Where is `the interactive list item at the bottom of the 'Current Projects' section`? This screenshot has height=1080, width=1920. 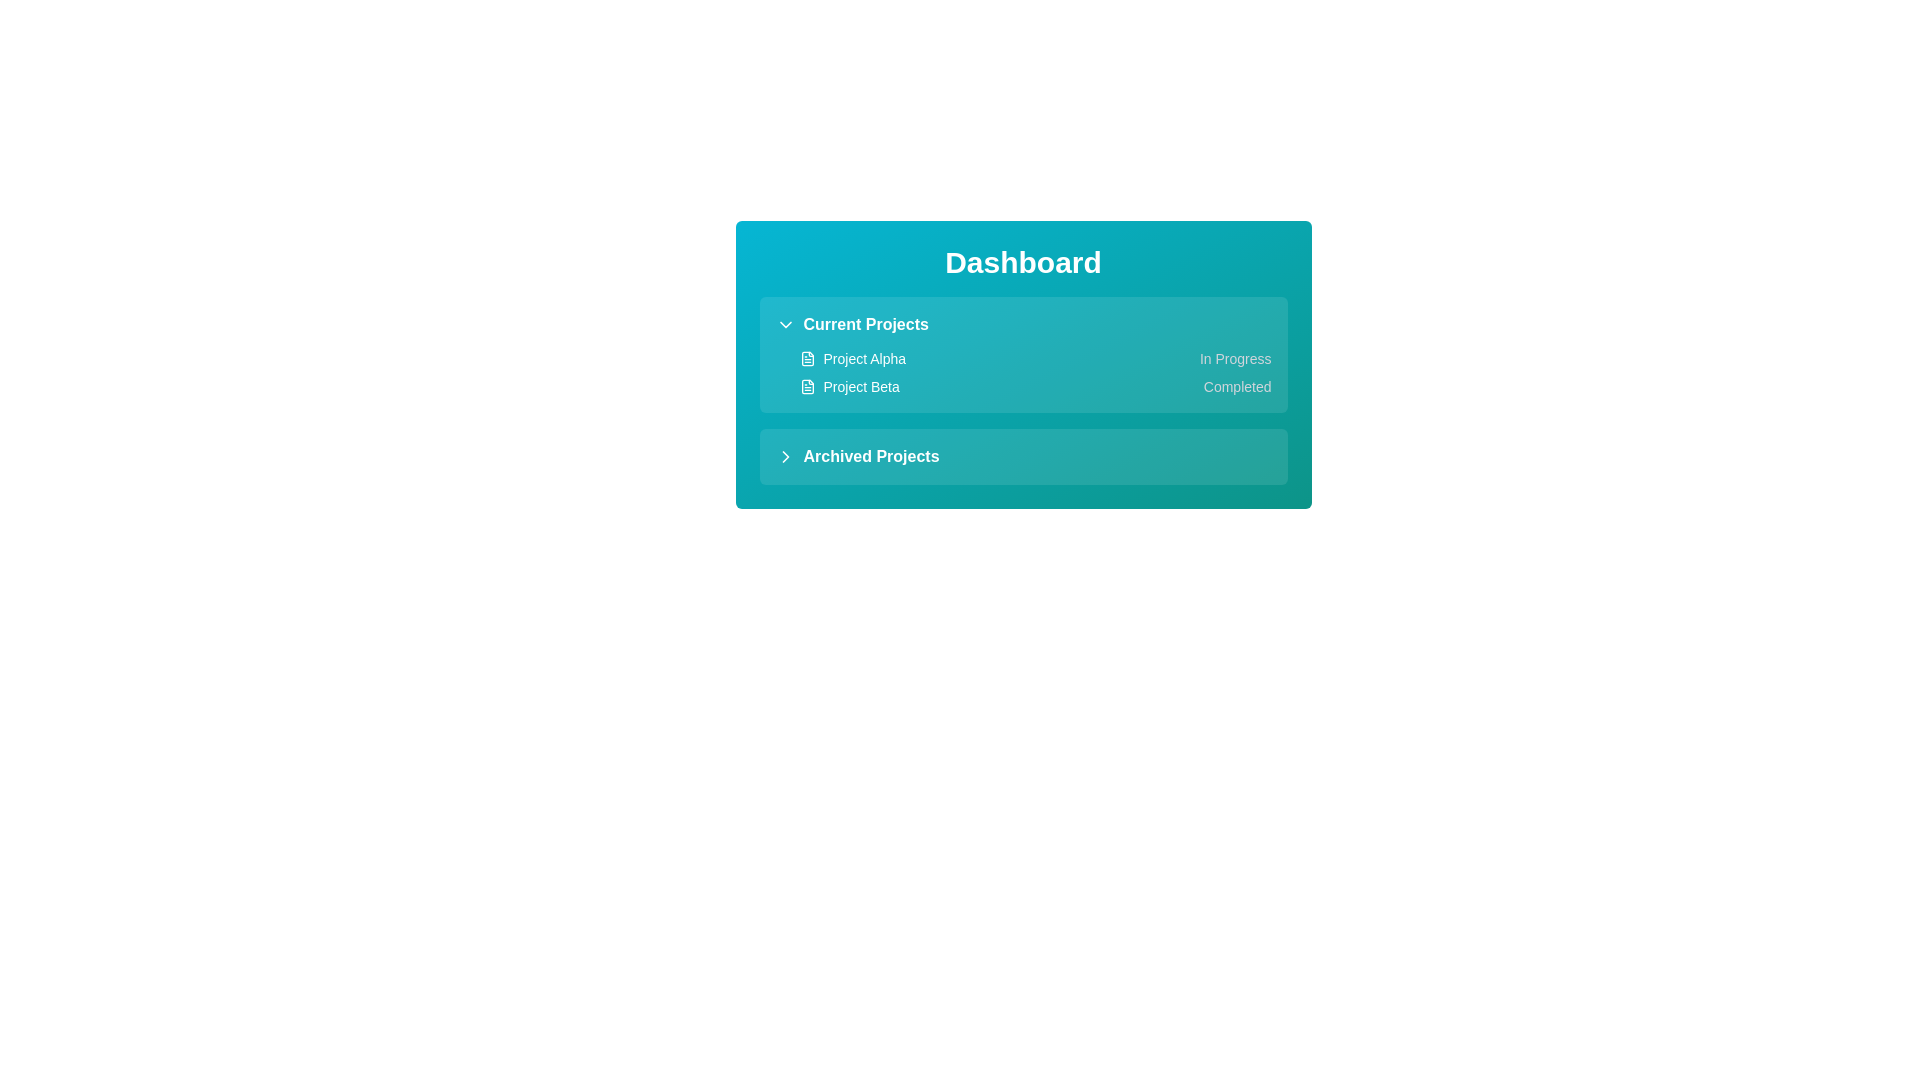 the interactive list item at the bottom of the 'Current Projects' section is located at coordinates (1023, 456).